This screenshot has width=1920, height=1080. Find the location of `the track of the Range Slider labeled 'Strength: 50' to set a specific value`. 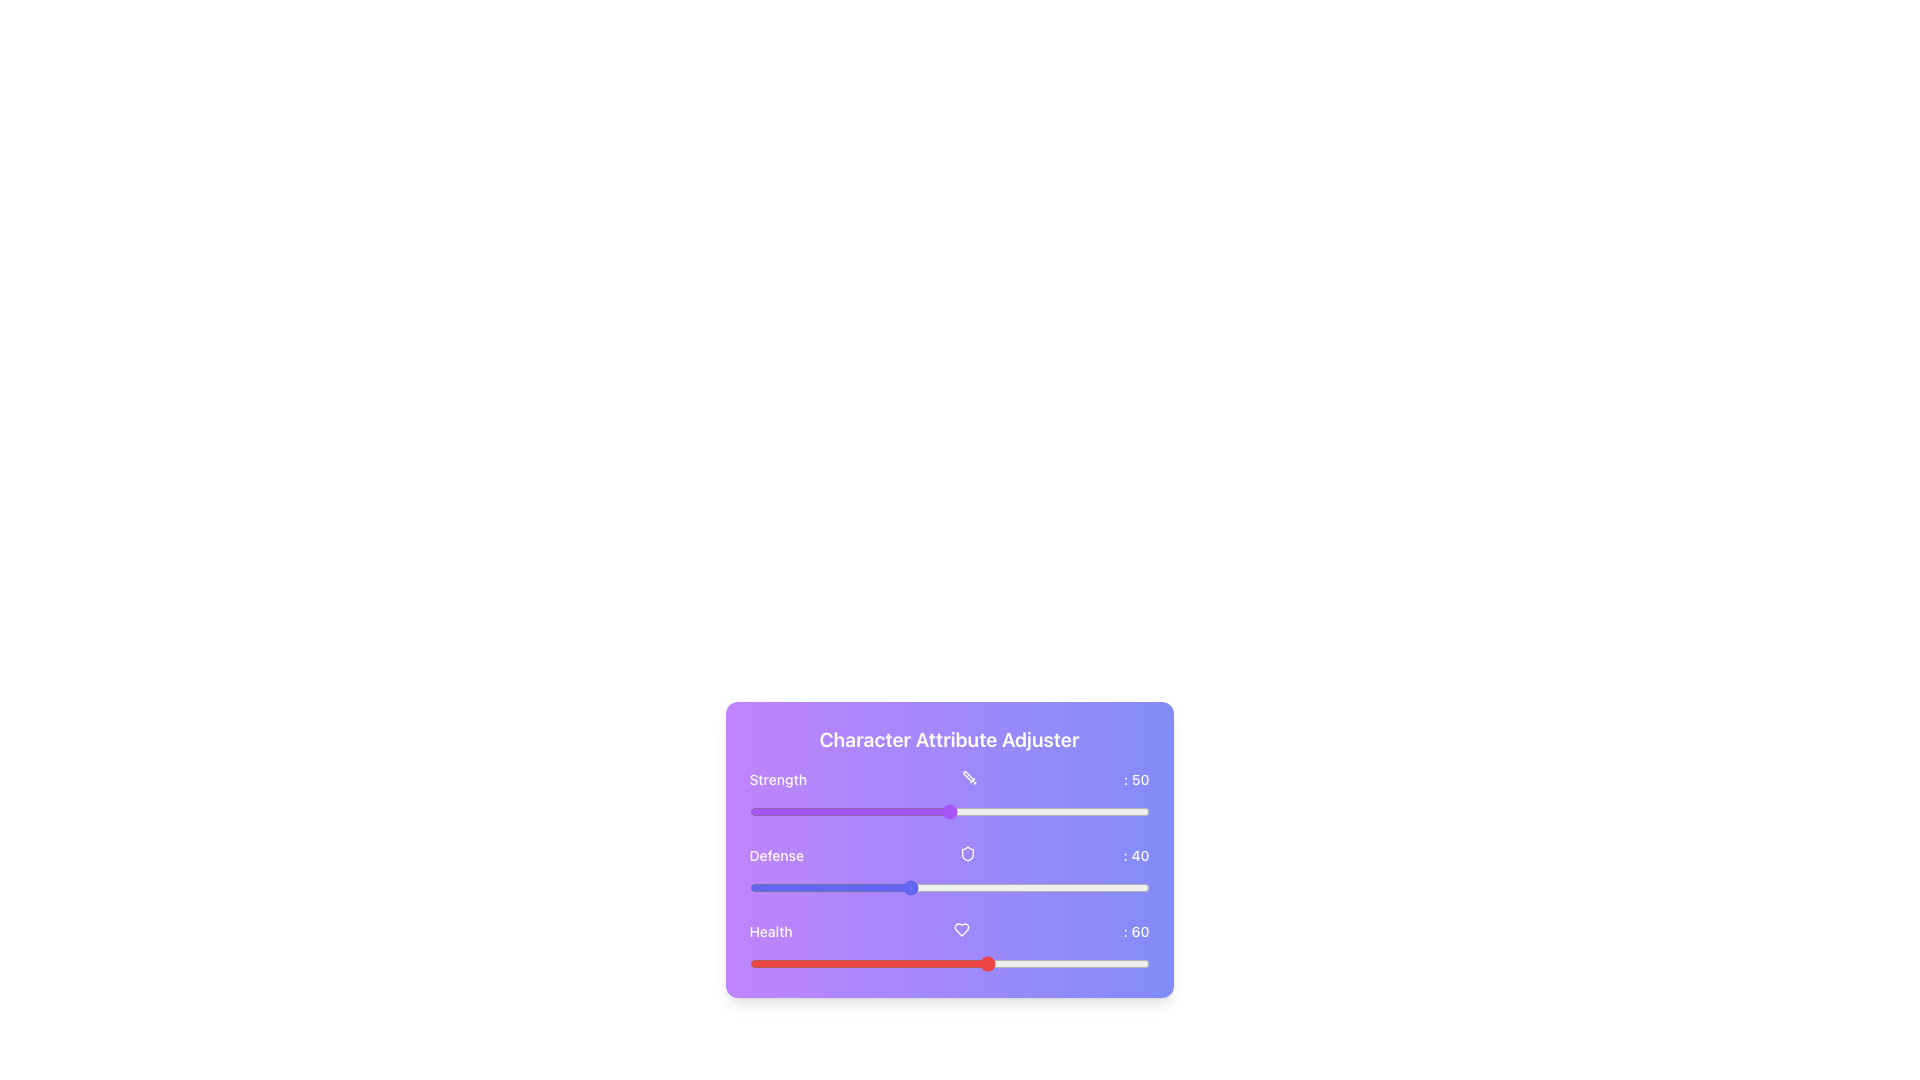

the track of the Range Slider labeled 'Strength: 50' to set a specific value is located at coordinates (948, 812).